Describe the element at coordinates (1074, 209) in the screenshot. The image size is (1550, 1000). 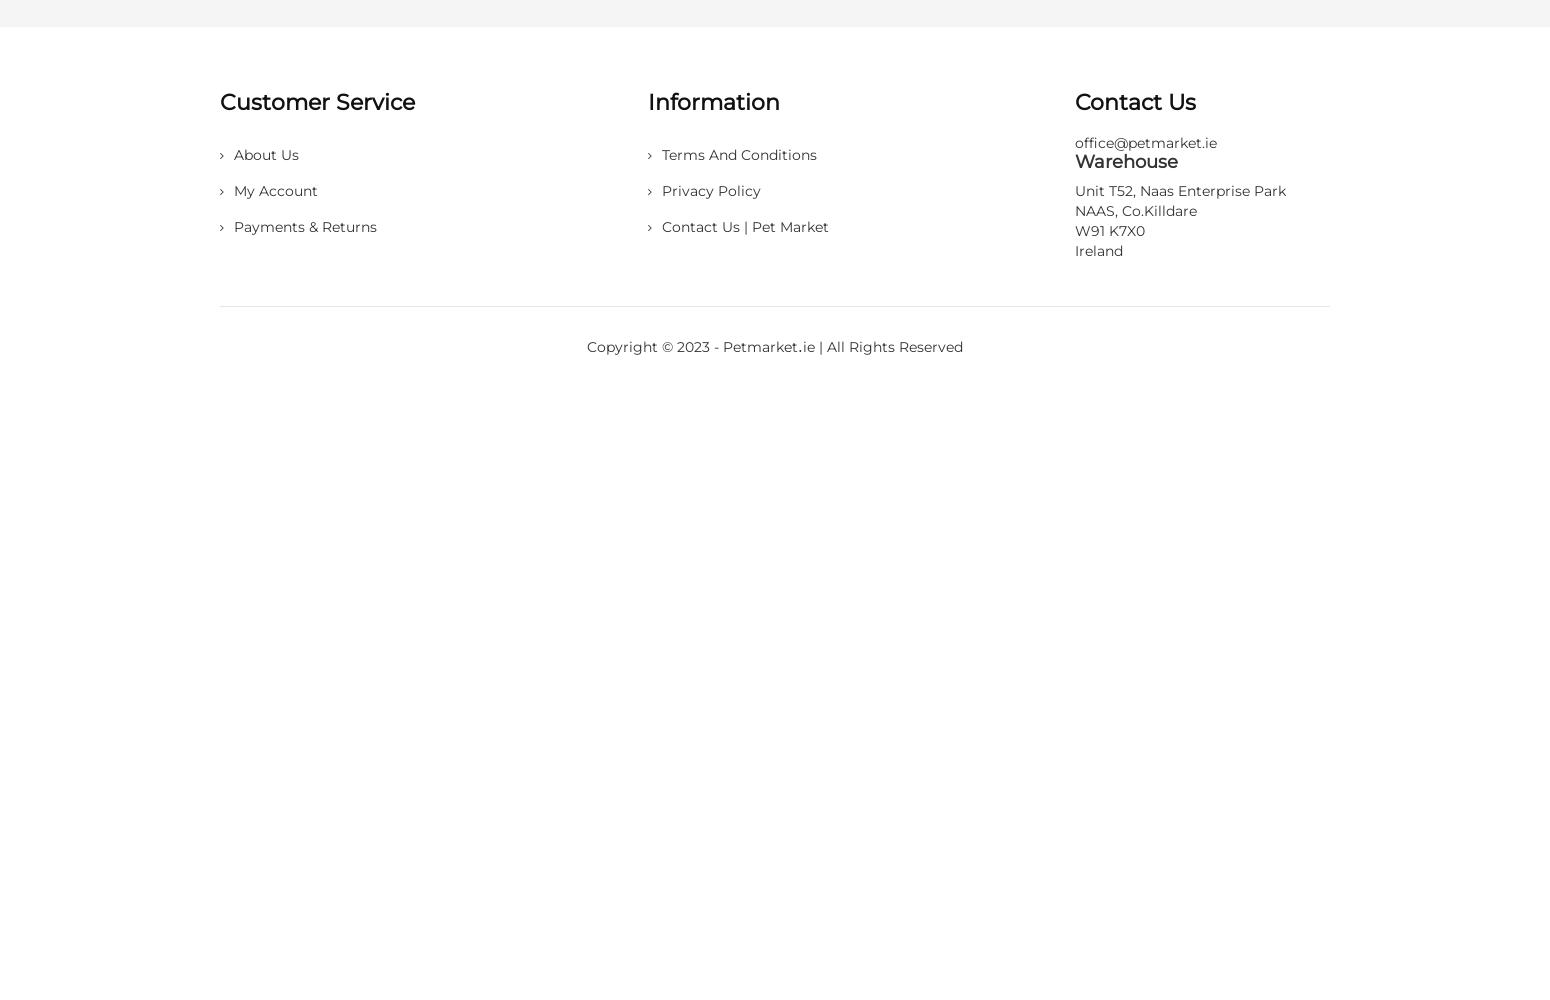
I see `'NAAS, Co.Killdare'` at that location.